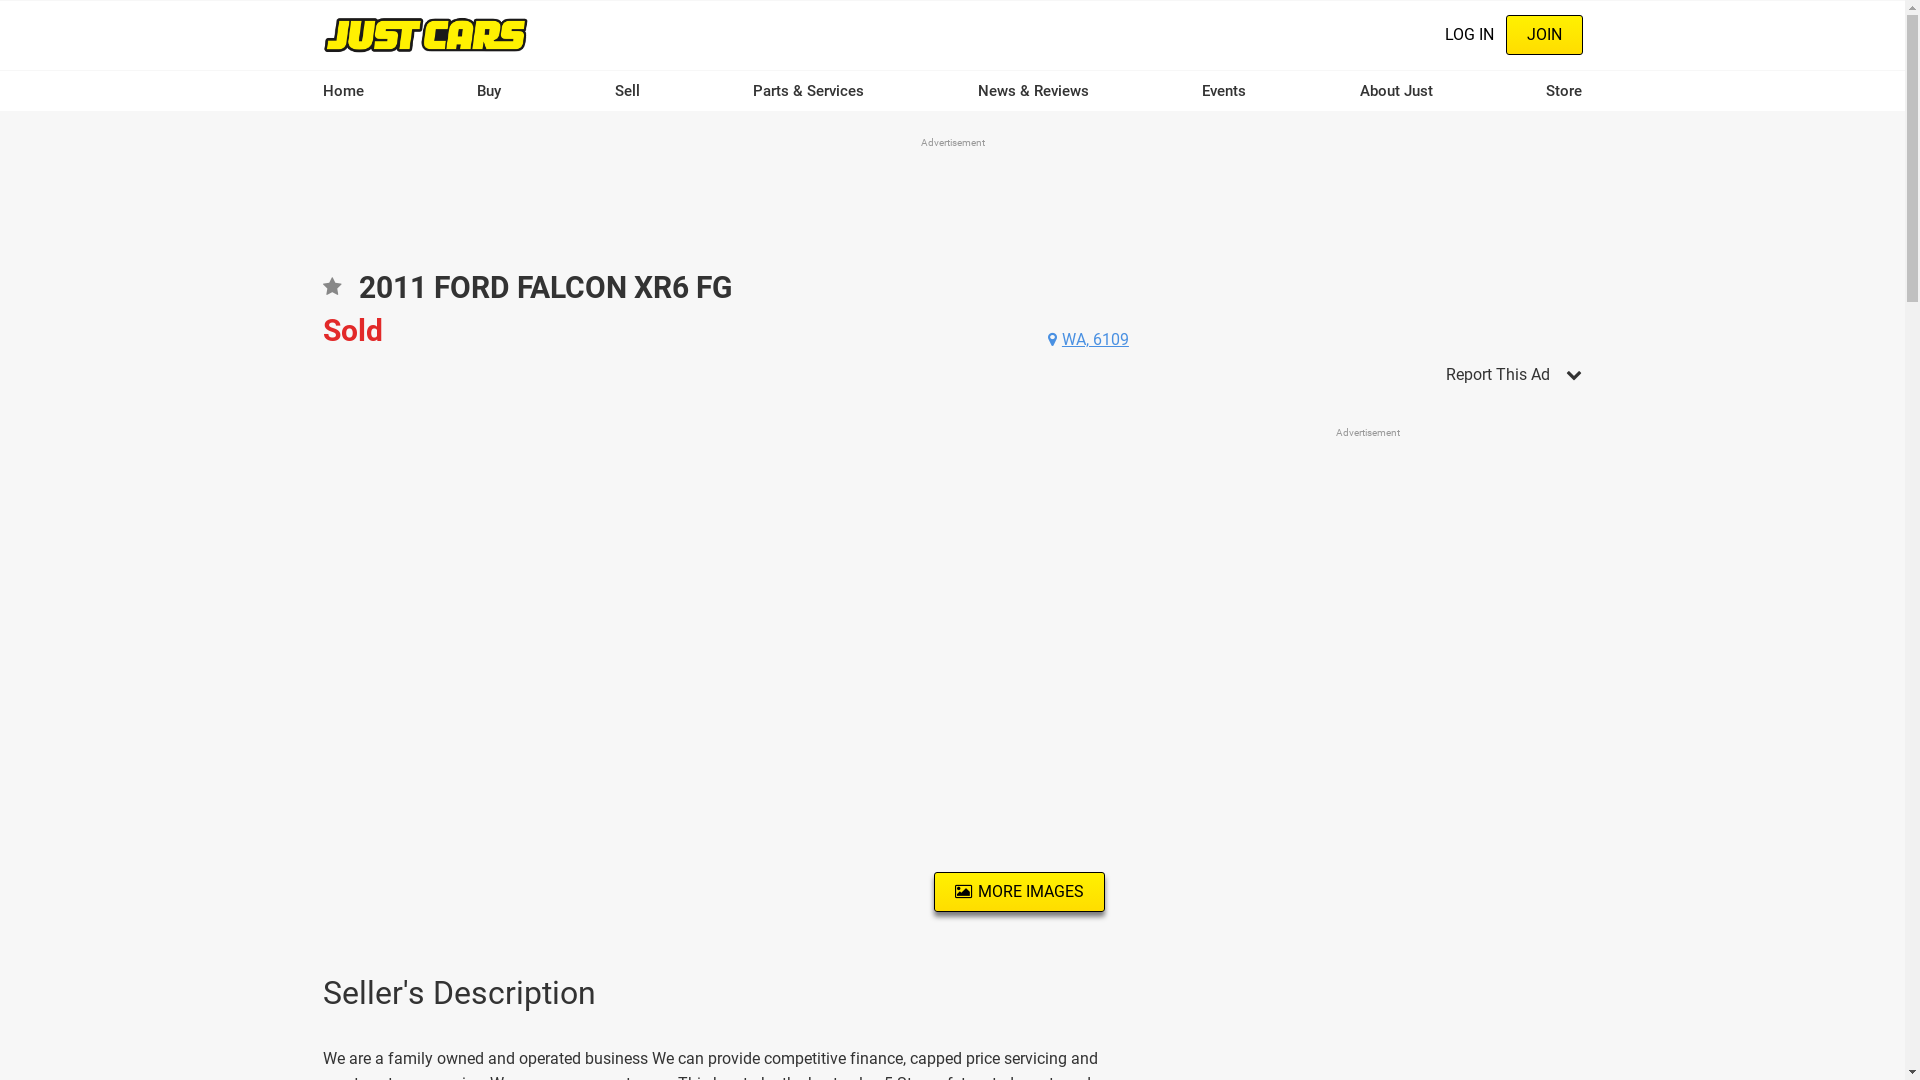  Describe the element at coordinates (423, 34) in the screenshot. I see `'Home'` at that location.